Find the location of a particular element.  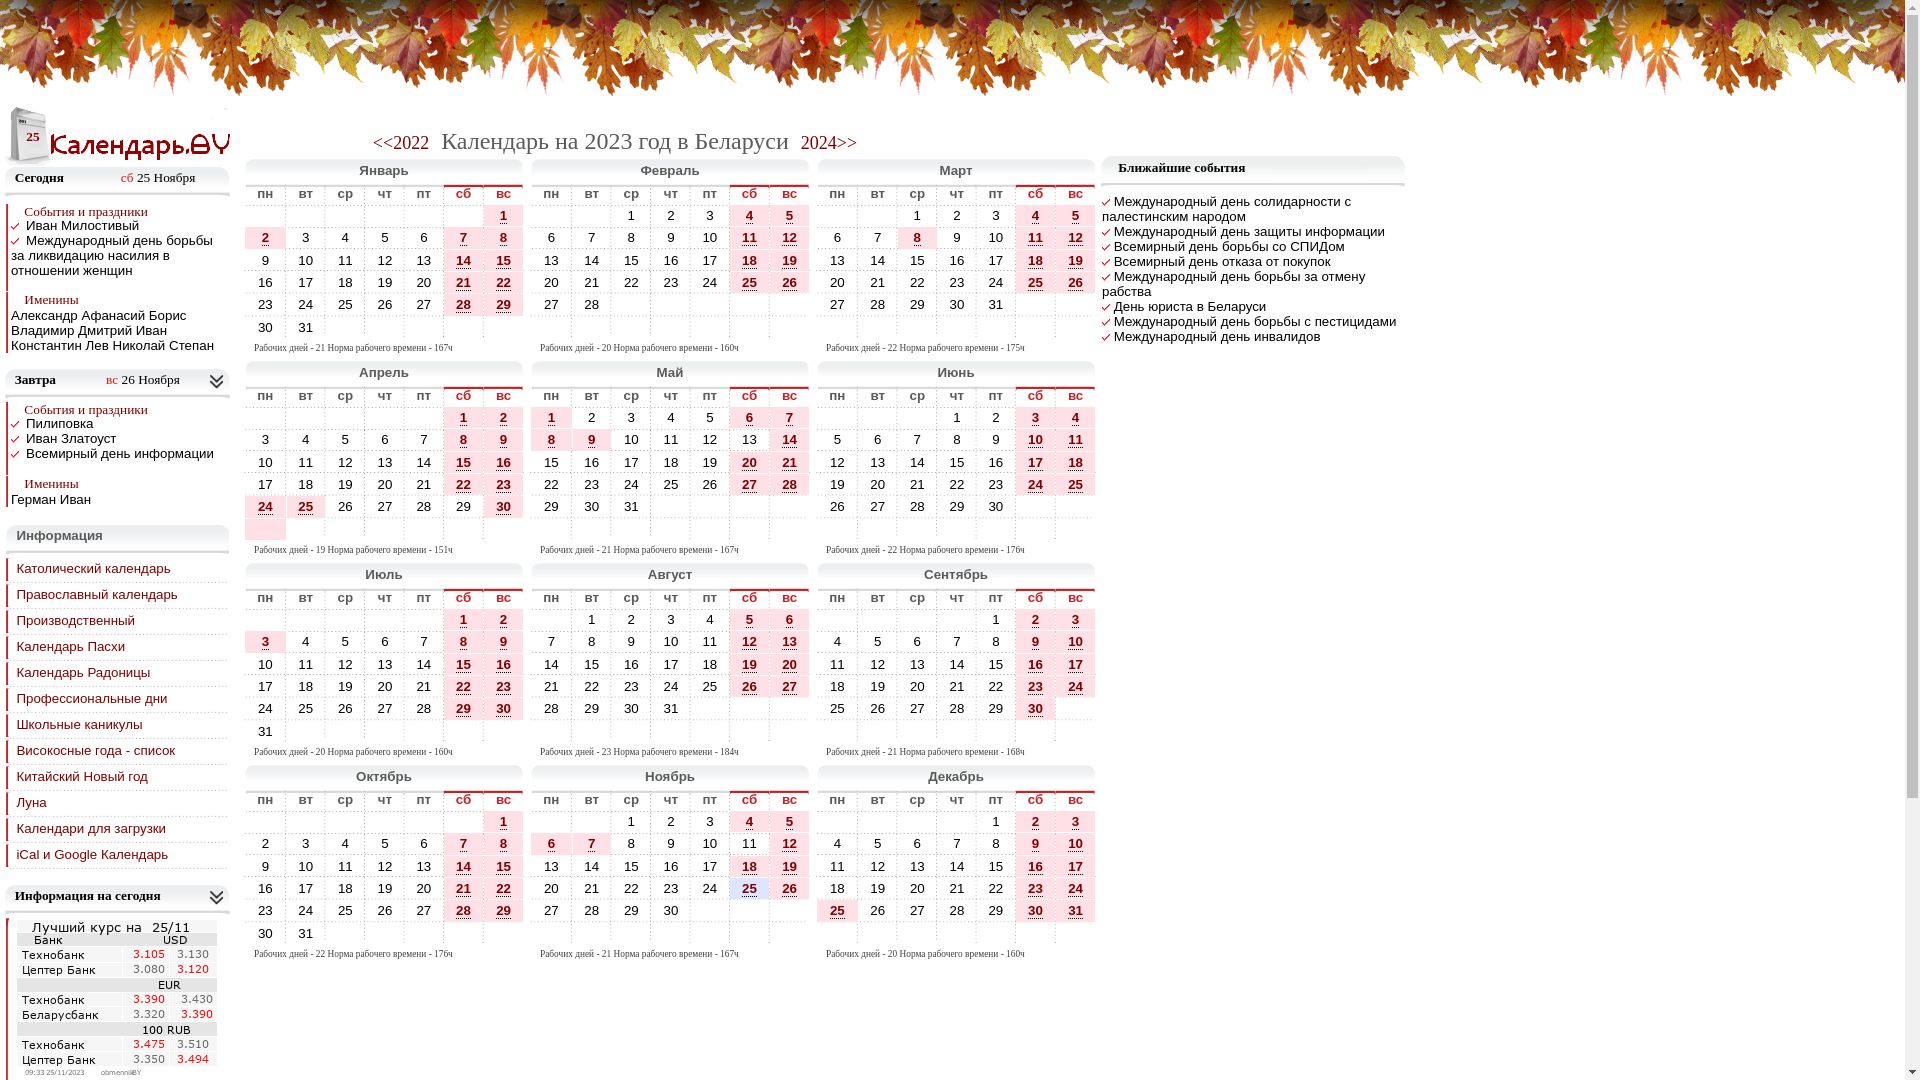

'29' is located at coordinates (495, 304).